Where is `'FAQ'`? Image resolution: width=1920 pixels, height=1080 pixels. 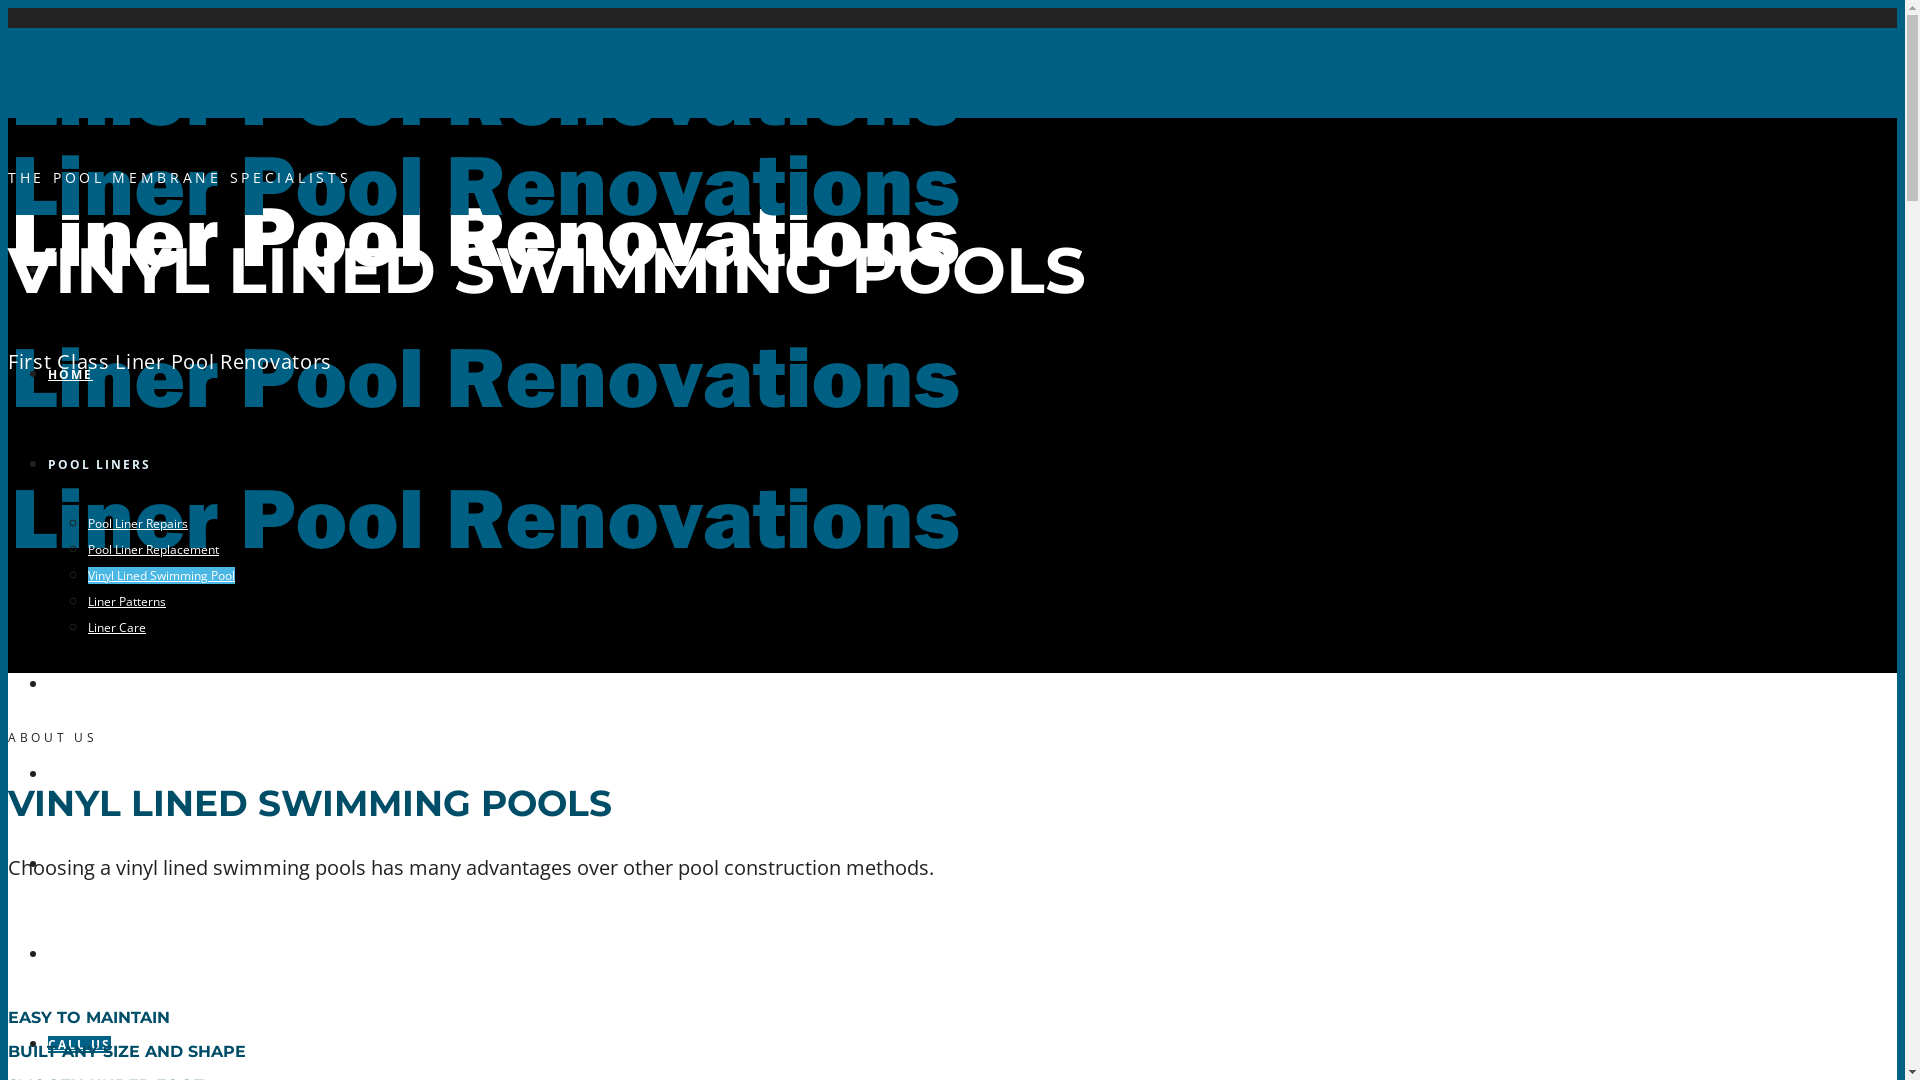
'FAQ' is located at coordinates (63, 773).